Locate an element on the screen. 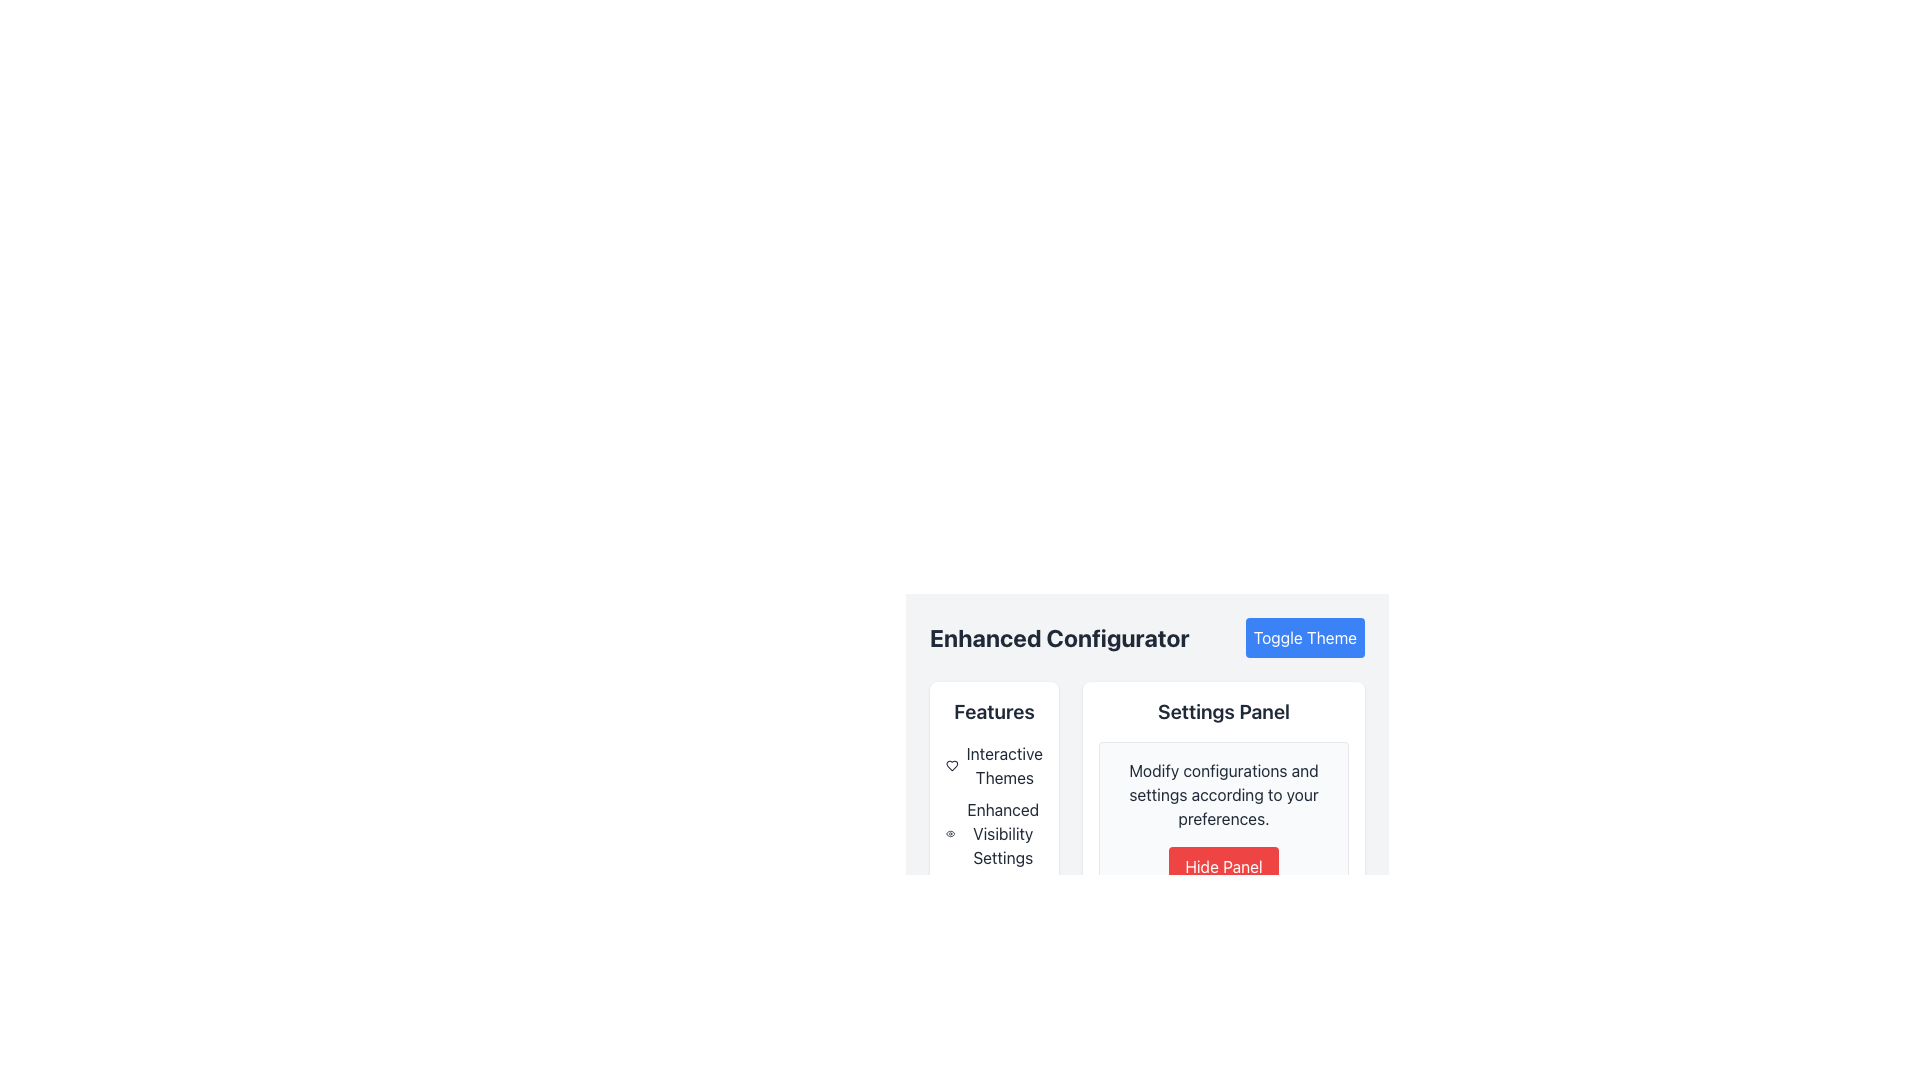 The image size is (1920, 1080). the stylized heart icon, which is the second icon in the 'Features' section of the vertical list on the left side of the interface is located at coordinates (951, 765).